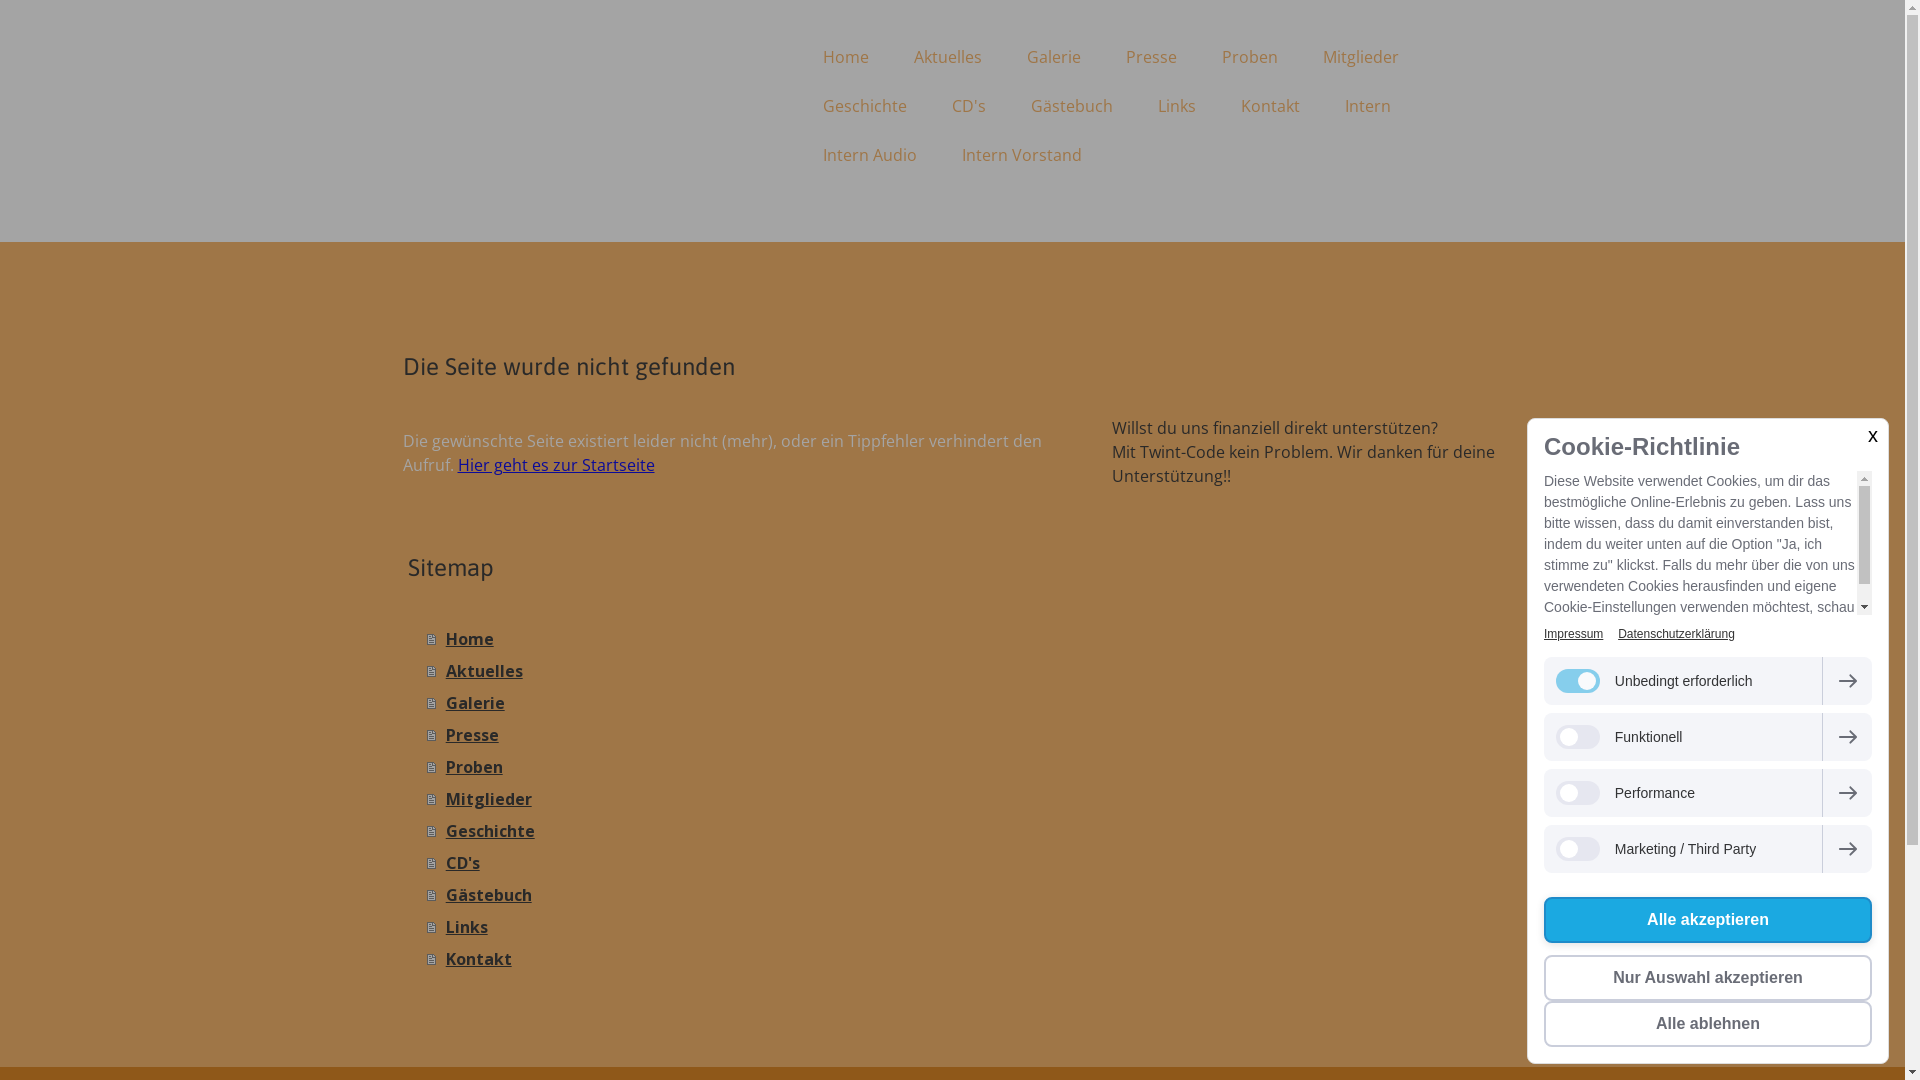 The image size is (1920, 1080). Describe the element at coordinates (1707, 977) in the screenshot. I see `'Nur Auswahl akzeptieren'` at that location.